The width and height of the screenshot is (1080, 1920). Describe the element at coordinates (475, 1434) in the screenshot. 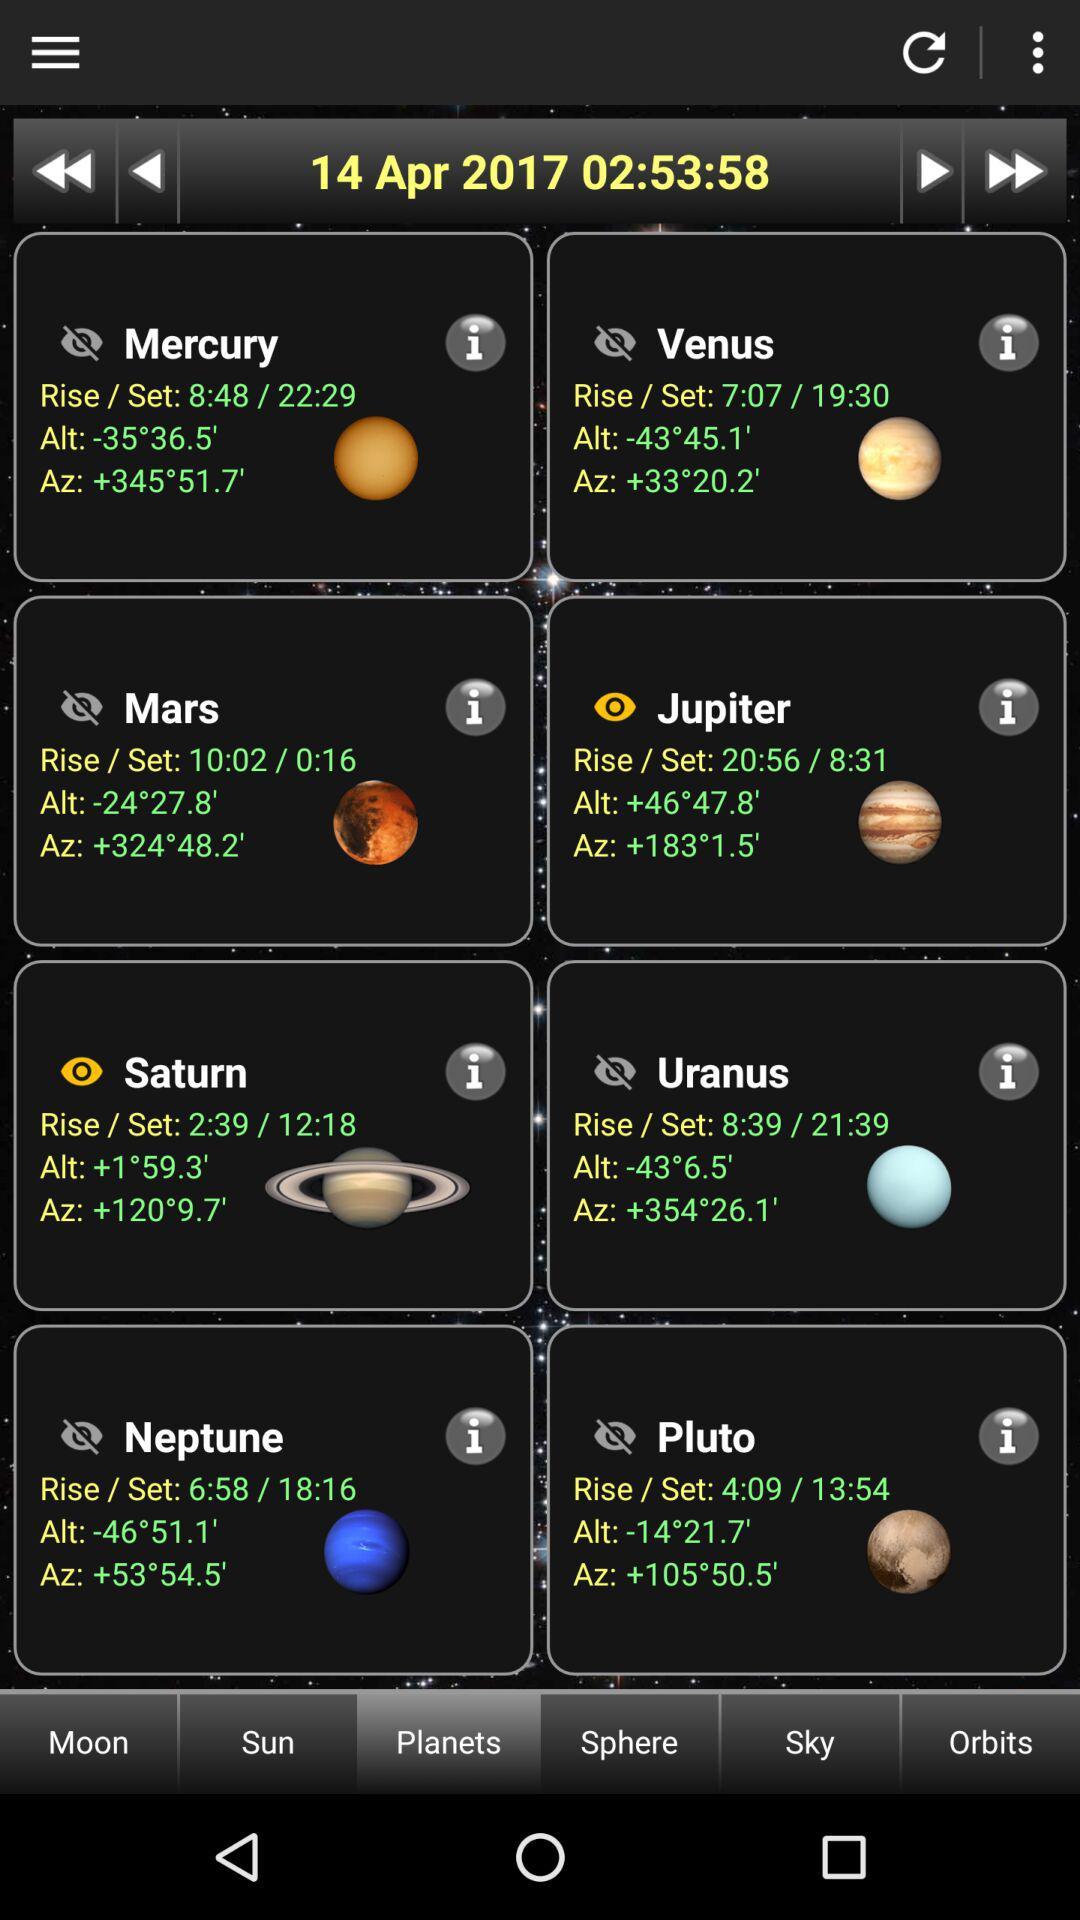

I see `activate neptune information icon` at that location.